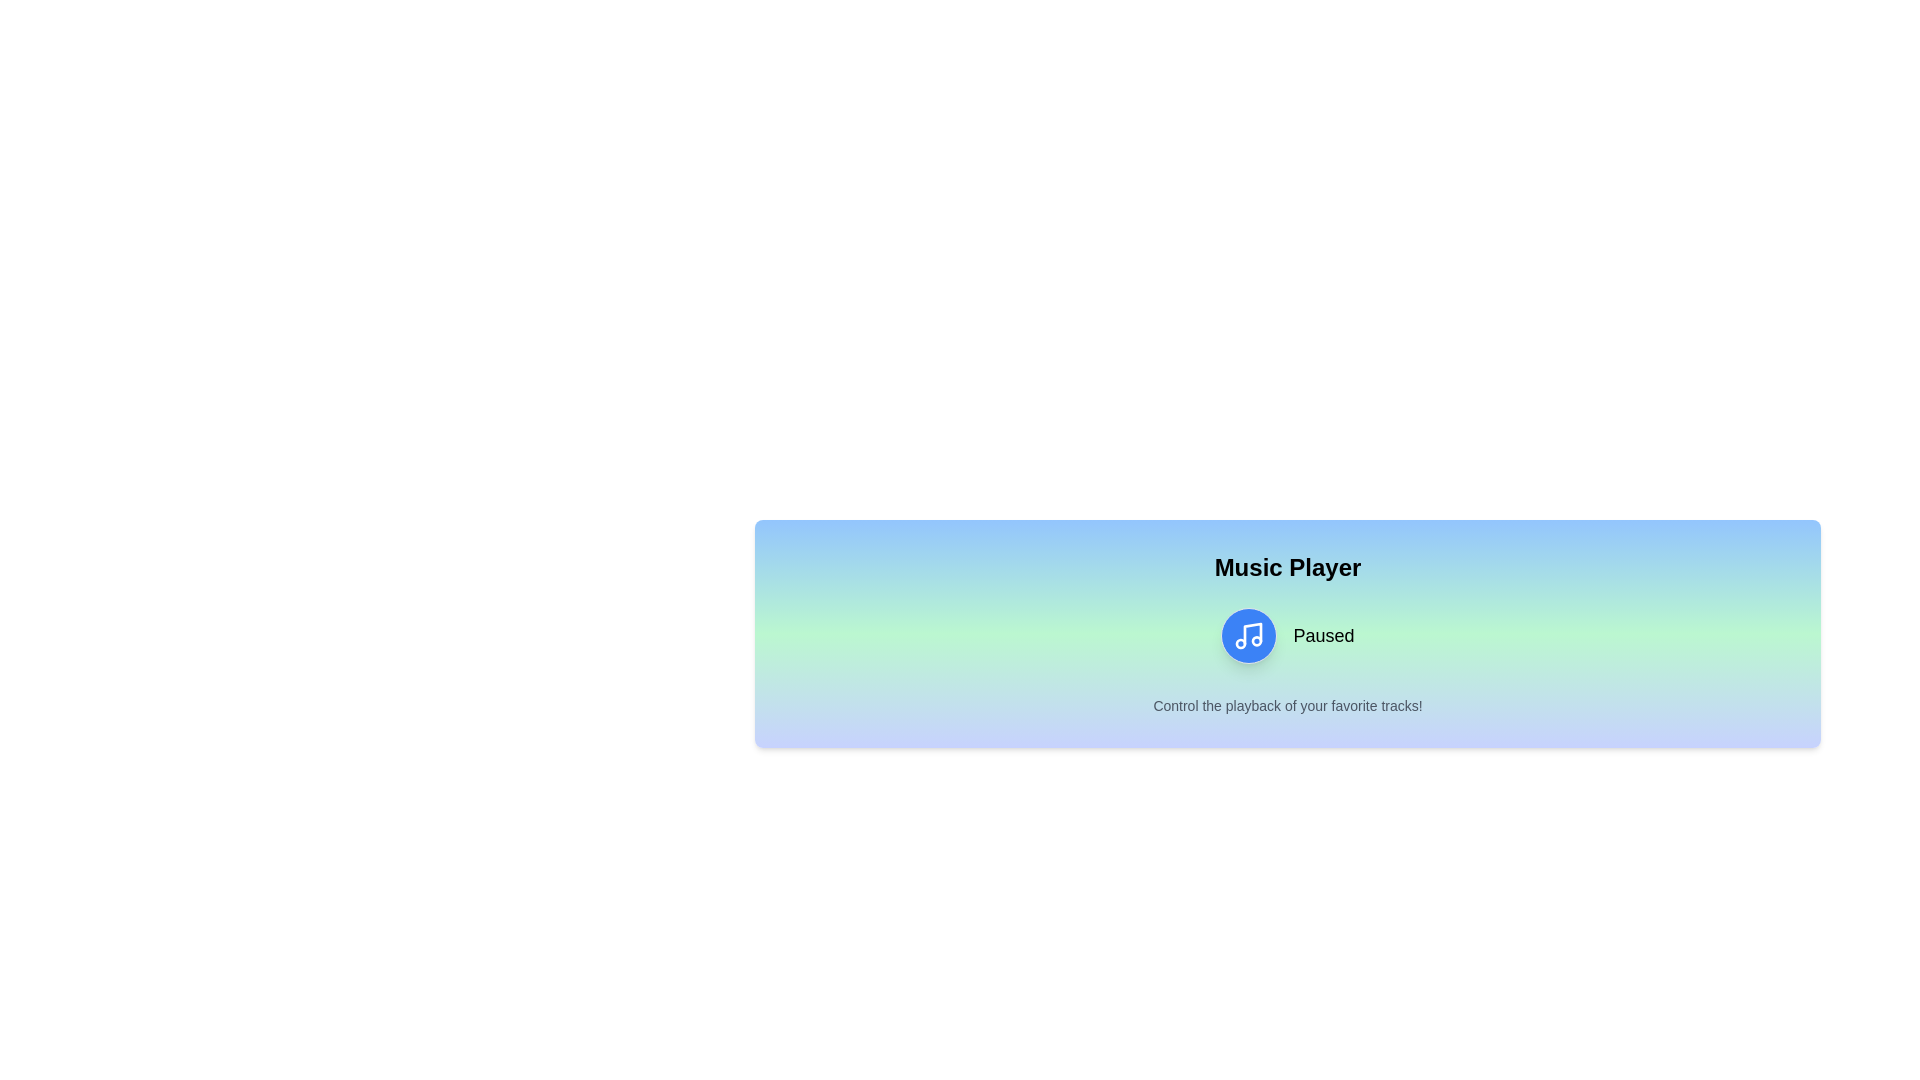 This screenshot has width=1920, height=1080. I want to click on the playback toggle button to change its state, so click(1248, 636).